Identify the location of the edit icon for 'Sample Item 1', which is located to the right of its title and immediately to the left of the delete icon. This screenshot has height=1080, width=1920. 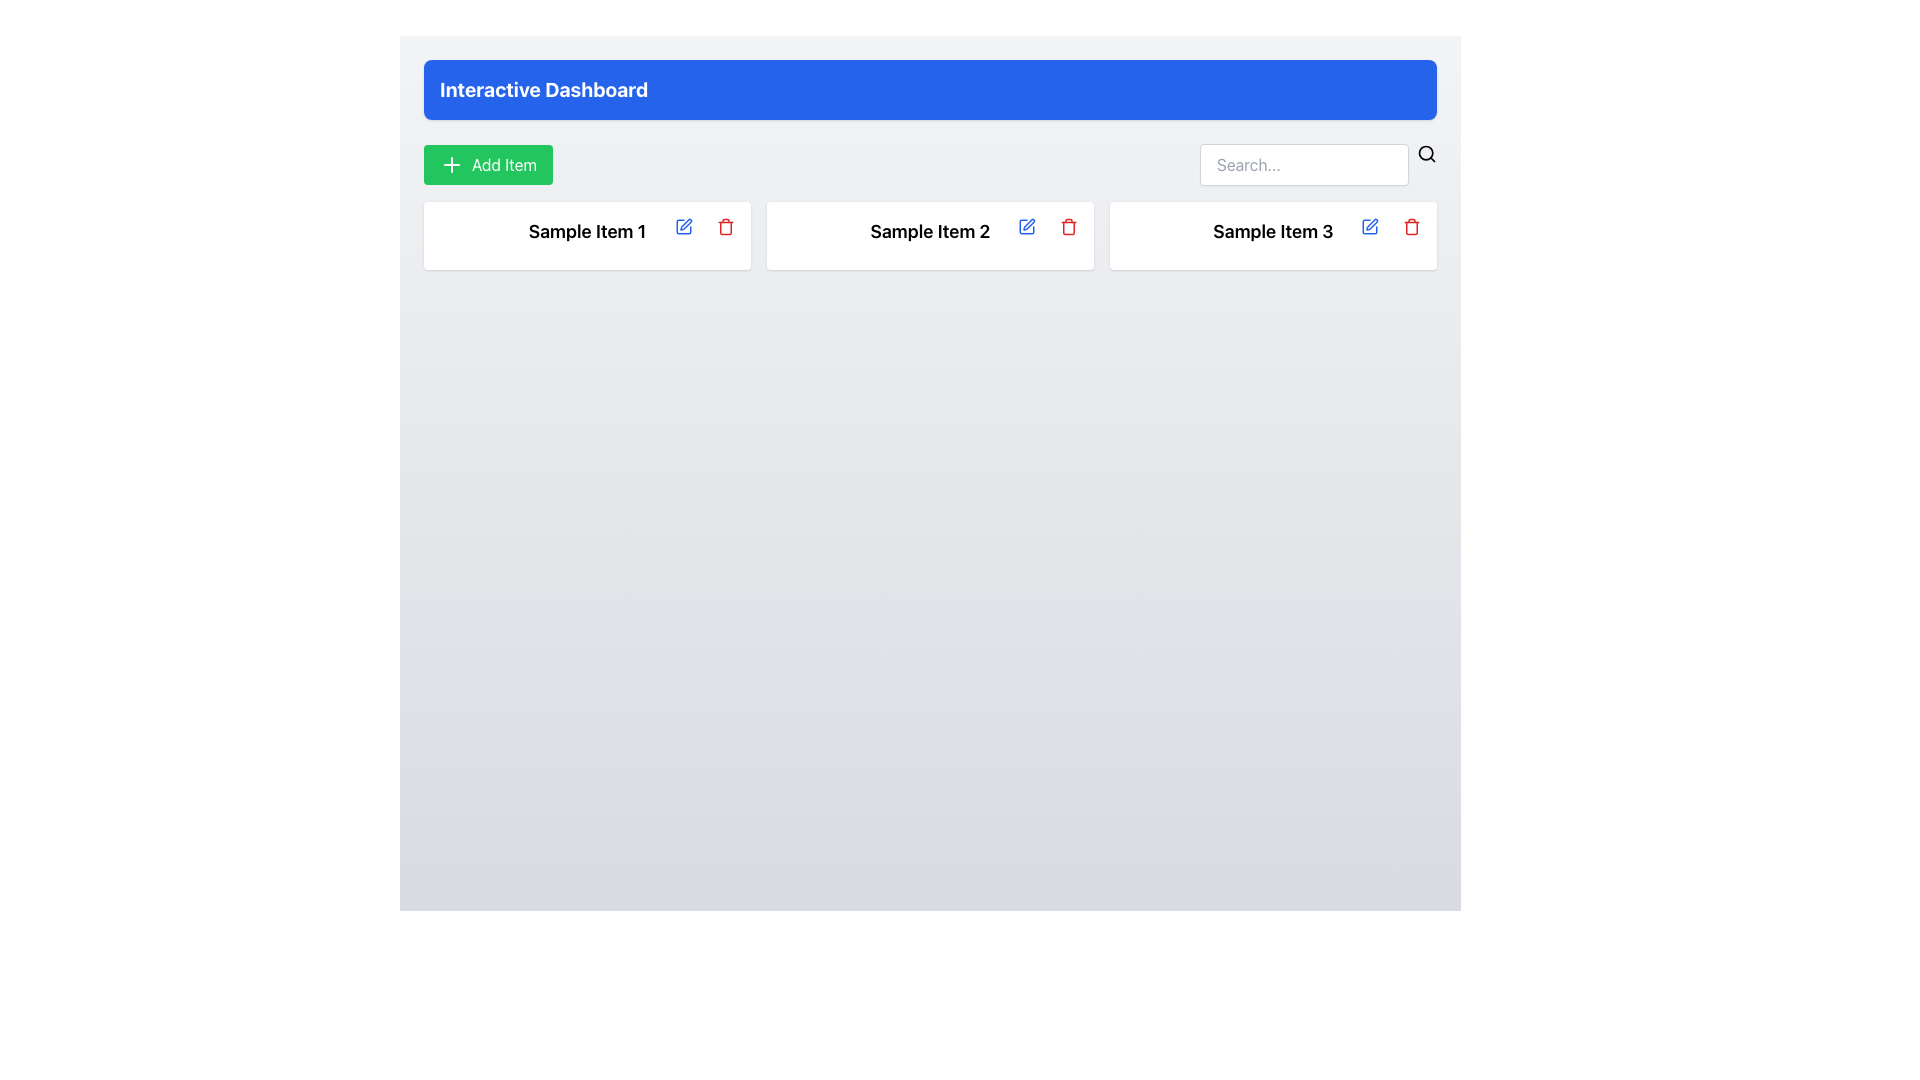
(684, 226).